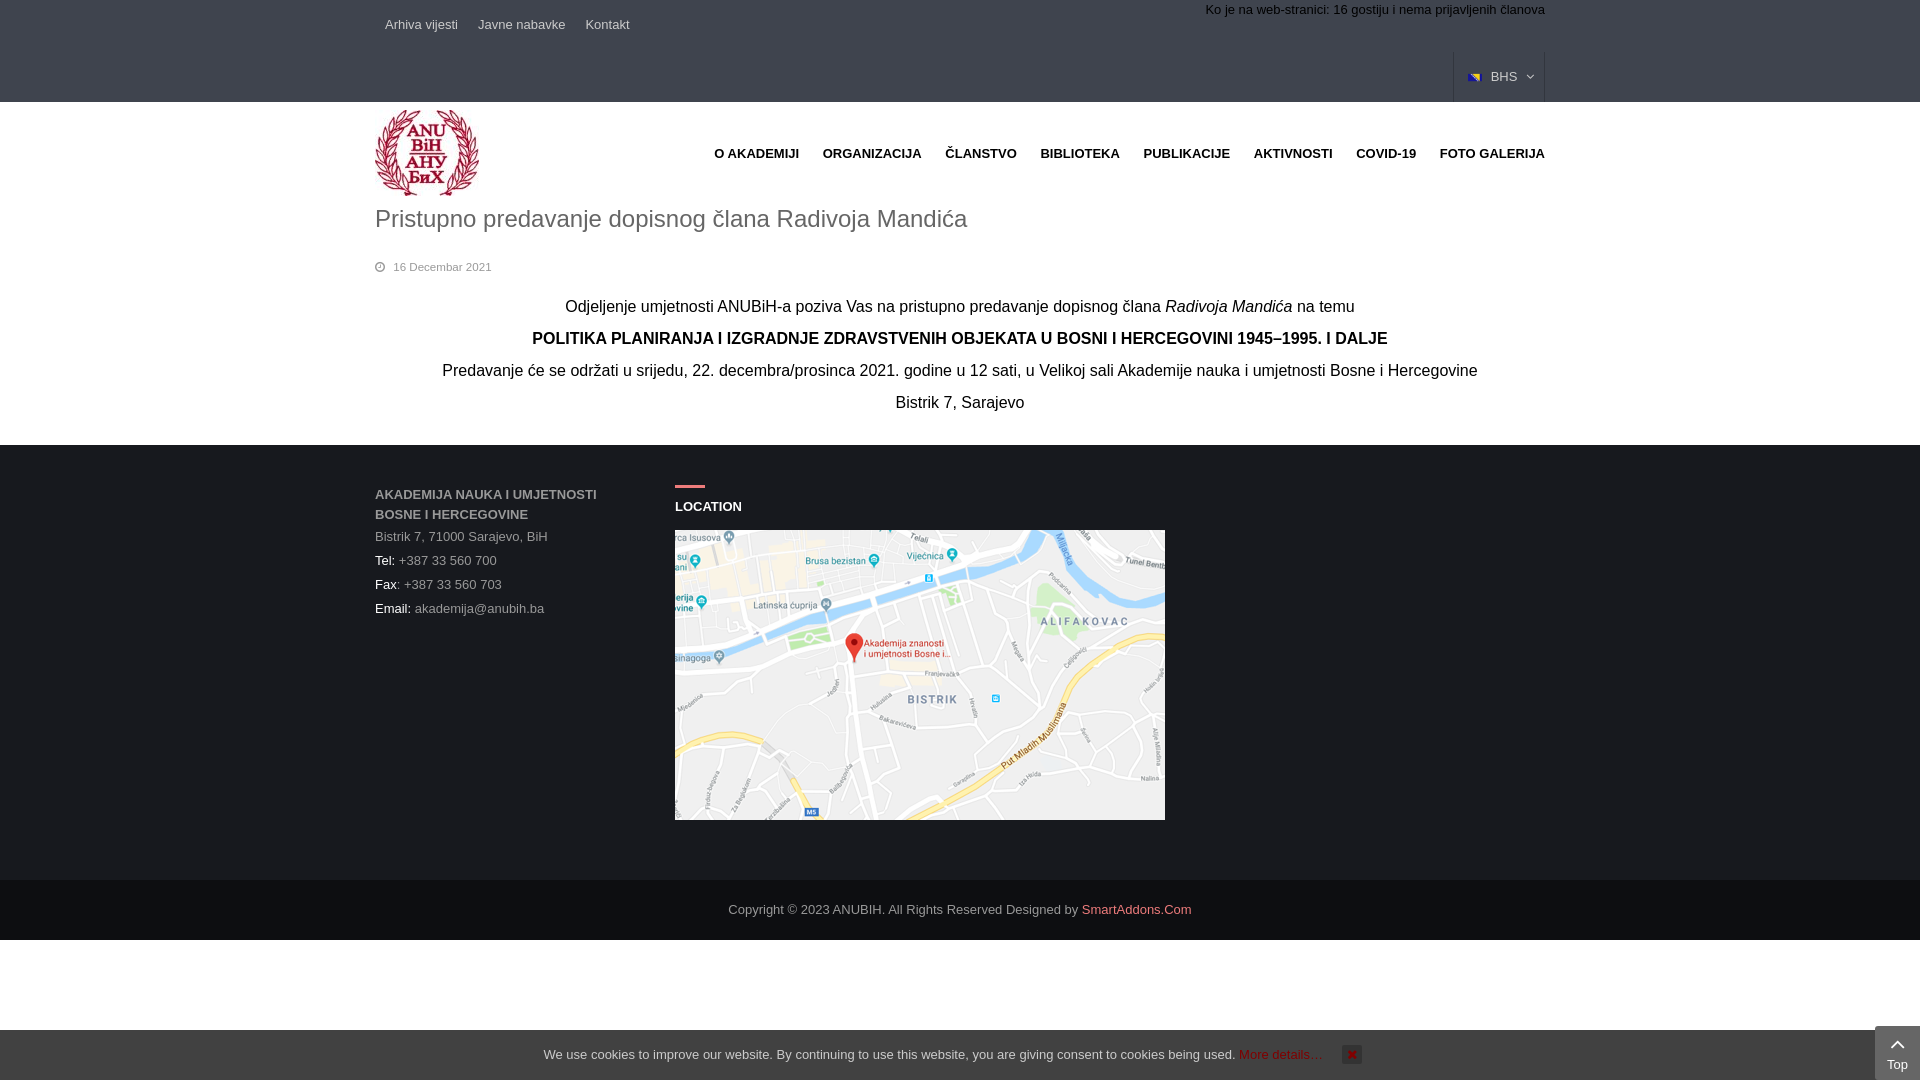 The width and height of the screenshot is (1920, 1080). Describe the element at coordinates (1080, 909) in the screenshot. I see `'SmartAddons.Com'` at that location.